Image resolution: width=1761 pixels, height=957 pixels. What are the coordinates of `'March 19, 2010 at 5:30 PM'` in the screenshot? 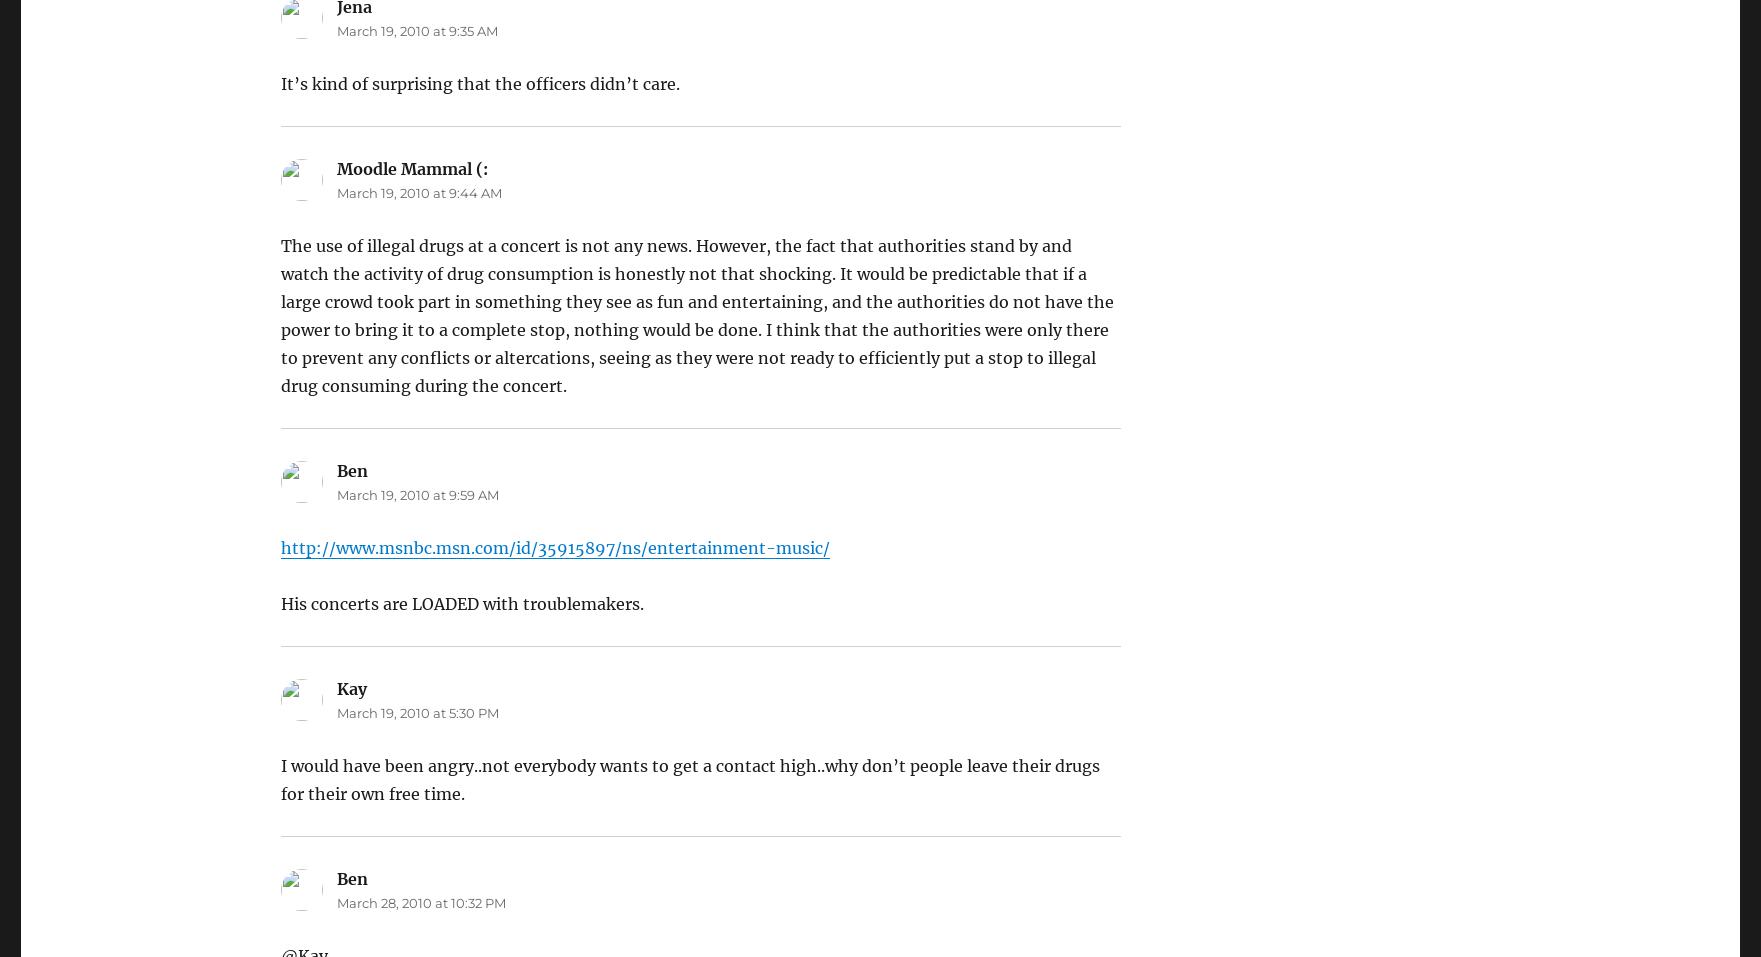 It's located at (416, 712).